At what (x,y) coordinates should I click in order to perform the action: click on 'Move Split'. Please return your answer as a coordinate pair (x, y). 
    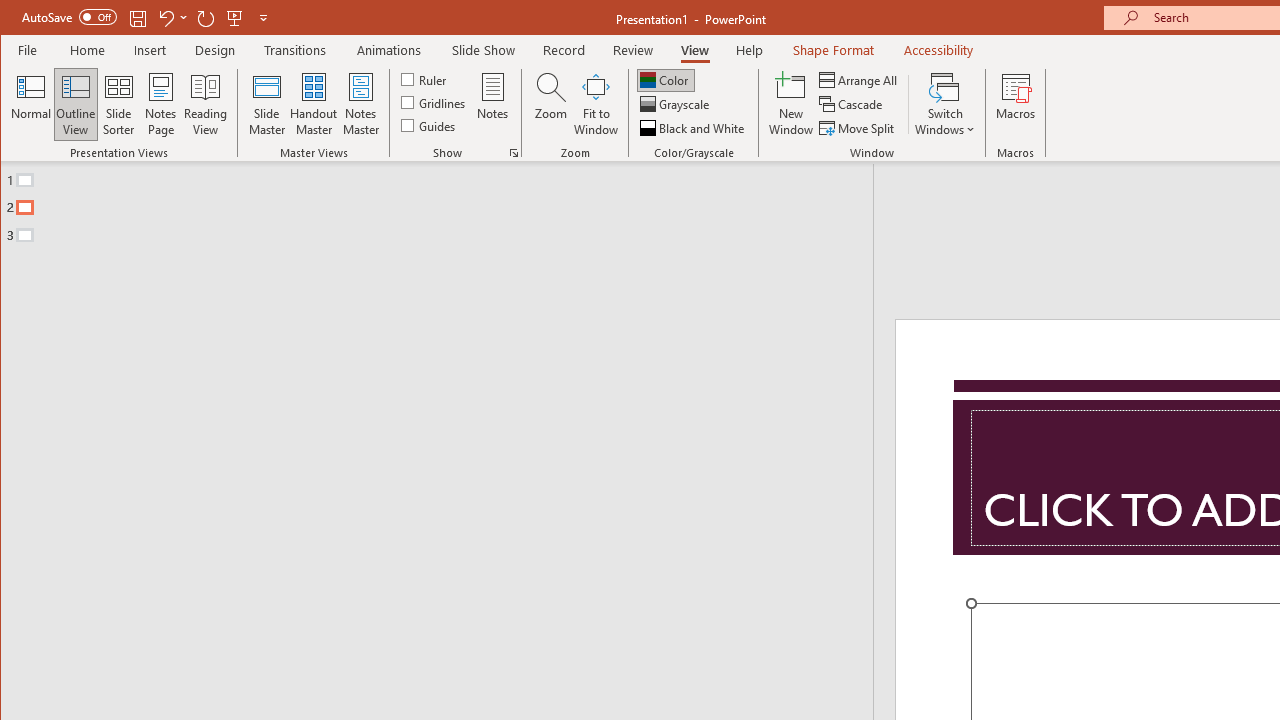
    Looking at the image, I should click on (858, 128).